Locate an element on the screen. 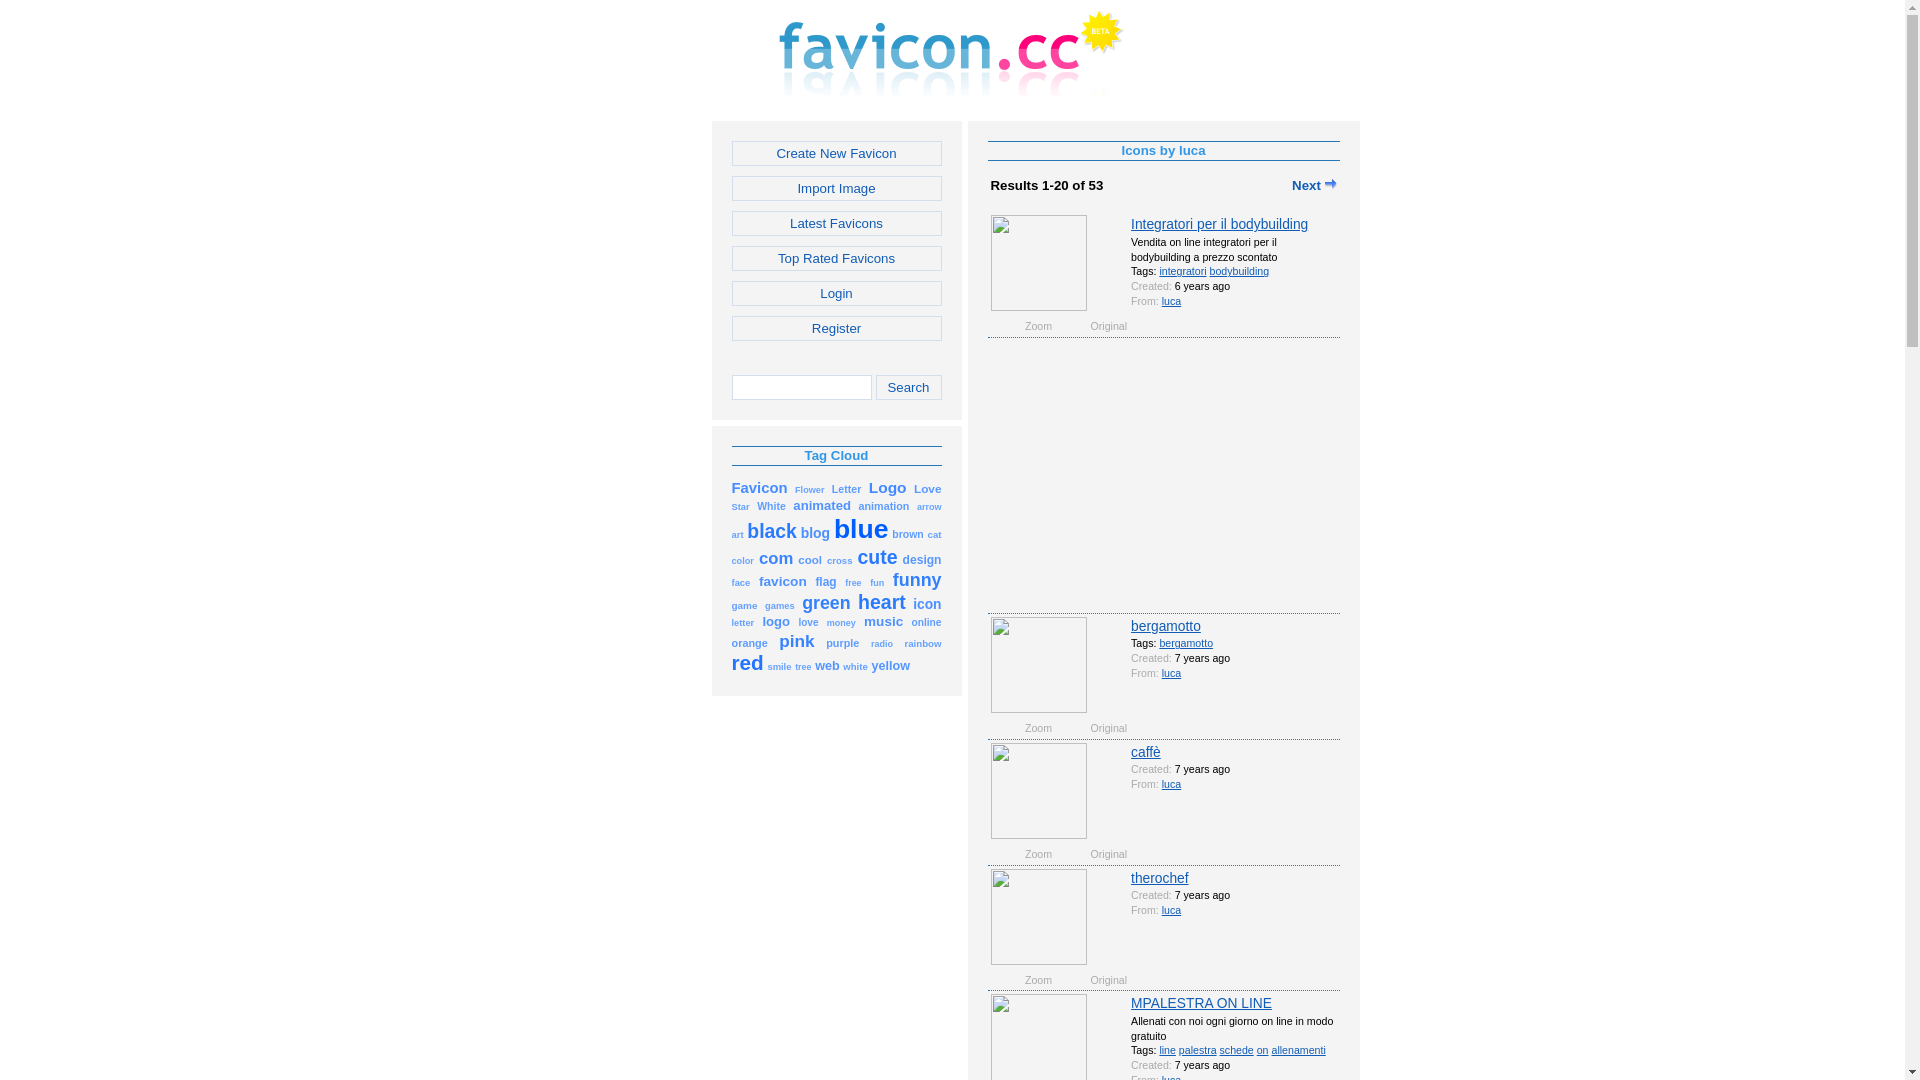 This screenshot has height=1080, width=1920. 'rainbow' is located at coordinates (921, 642).